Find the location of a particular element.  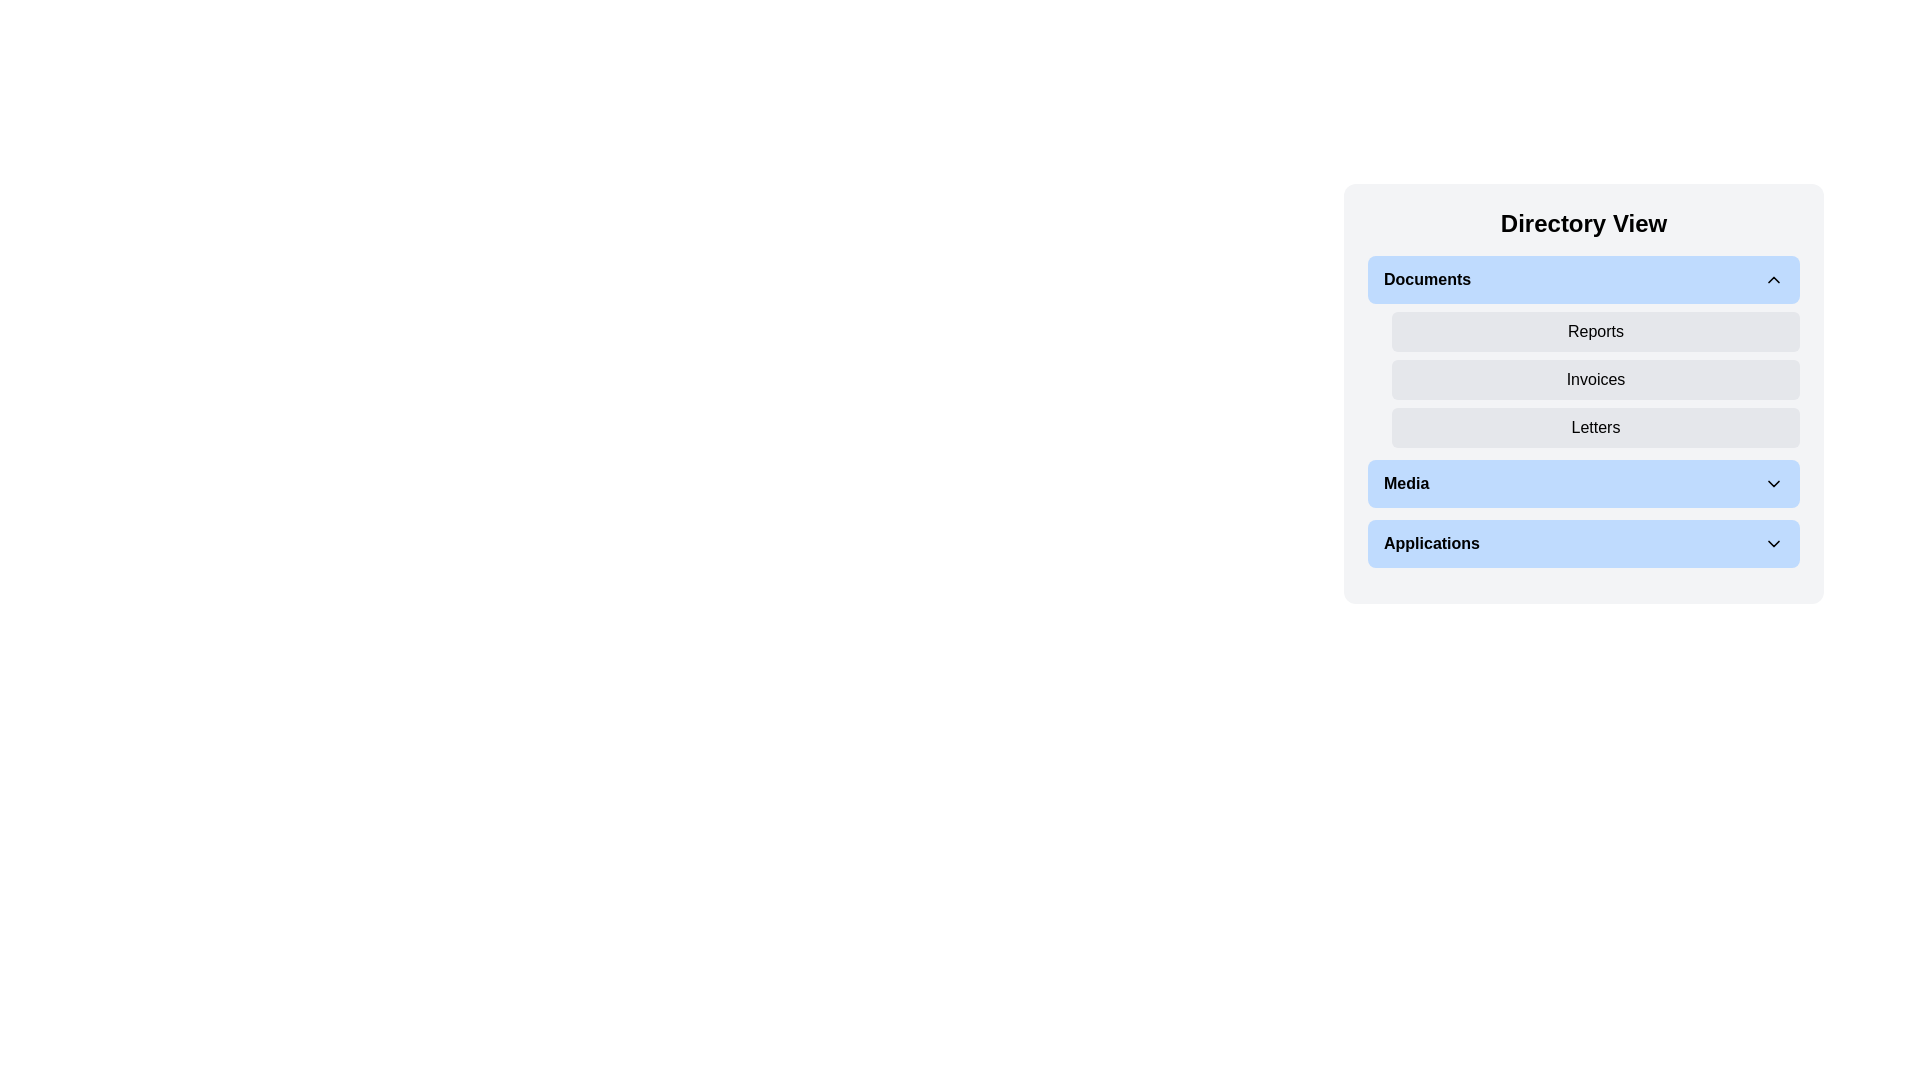

text label titled 'Media', which is positioned within a bar-like button with a light blue background, located under the 'Directory View' header is located at coordinates (1405, 483).